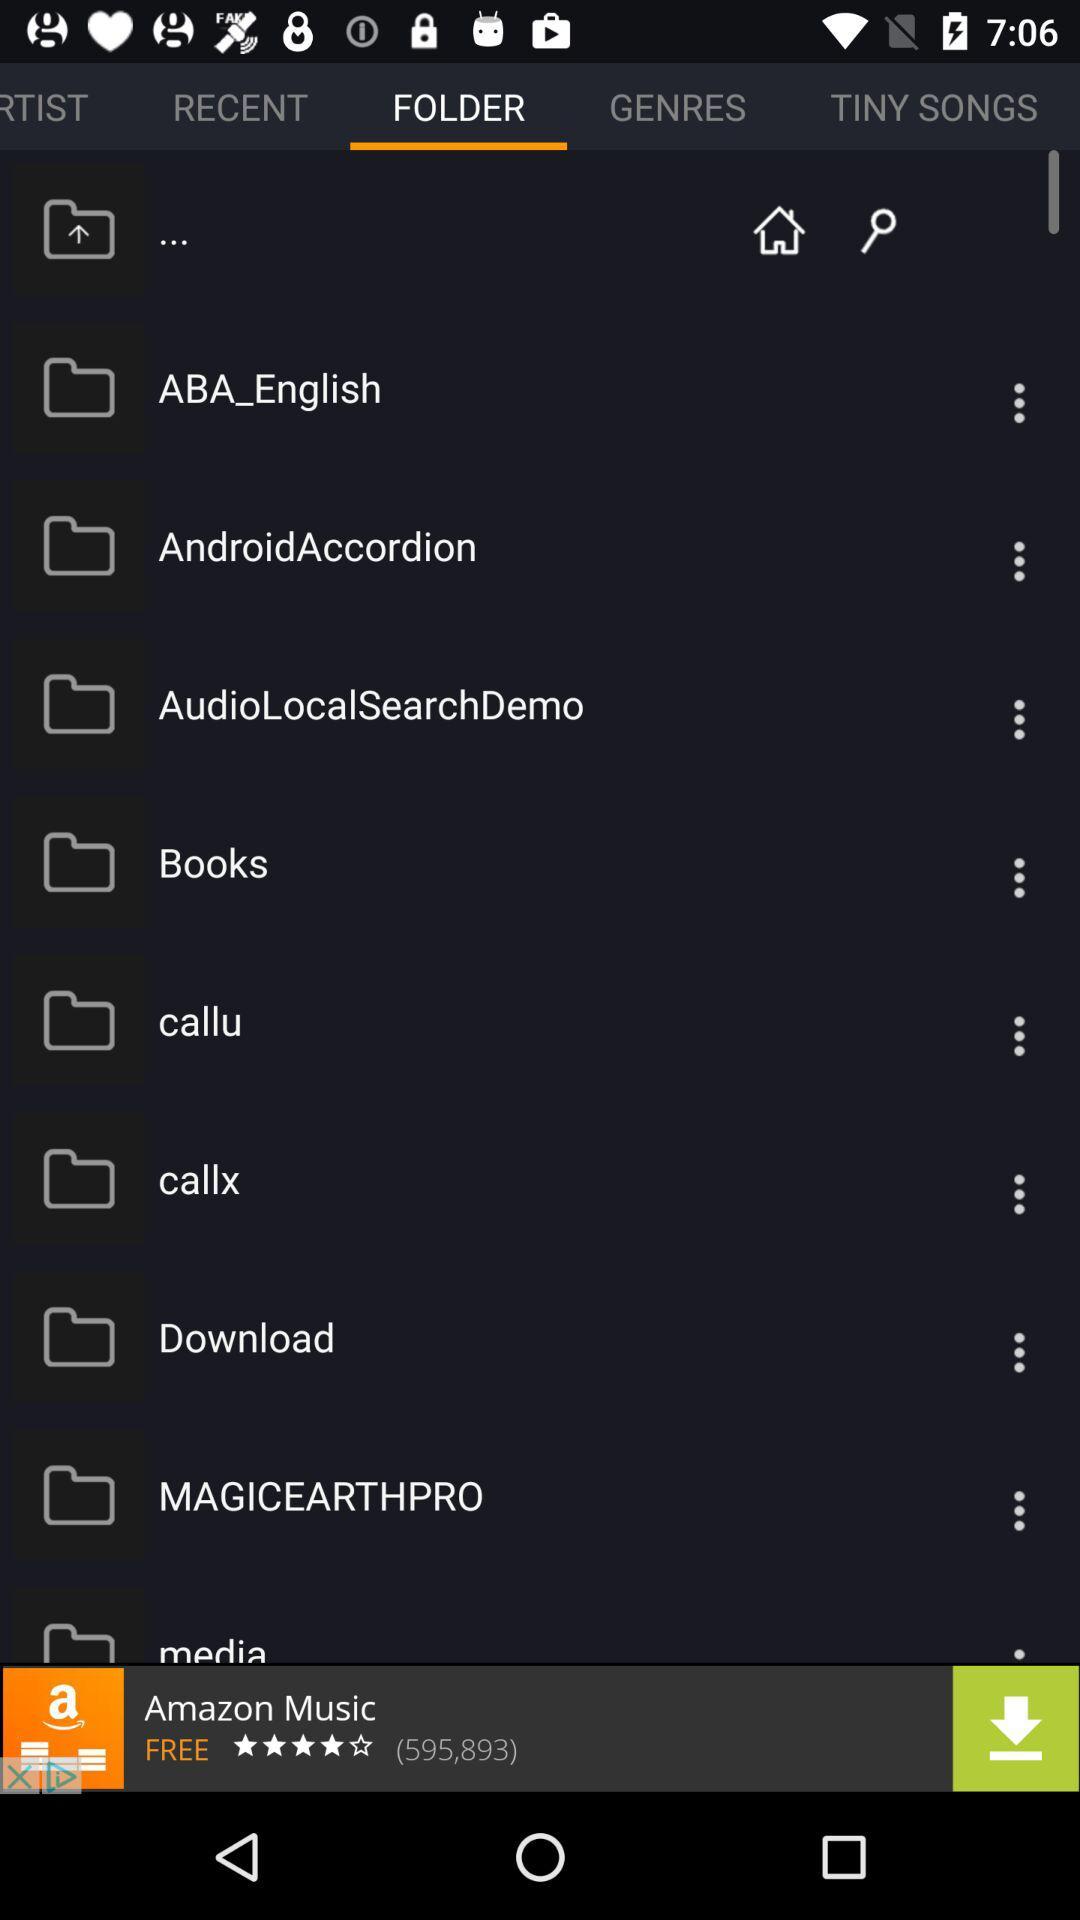 This screenshot has height=1920, width=1080. Describe the element at coordinates (978, 703) in the screenshot. I see `further options menu` at that location.